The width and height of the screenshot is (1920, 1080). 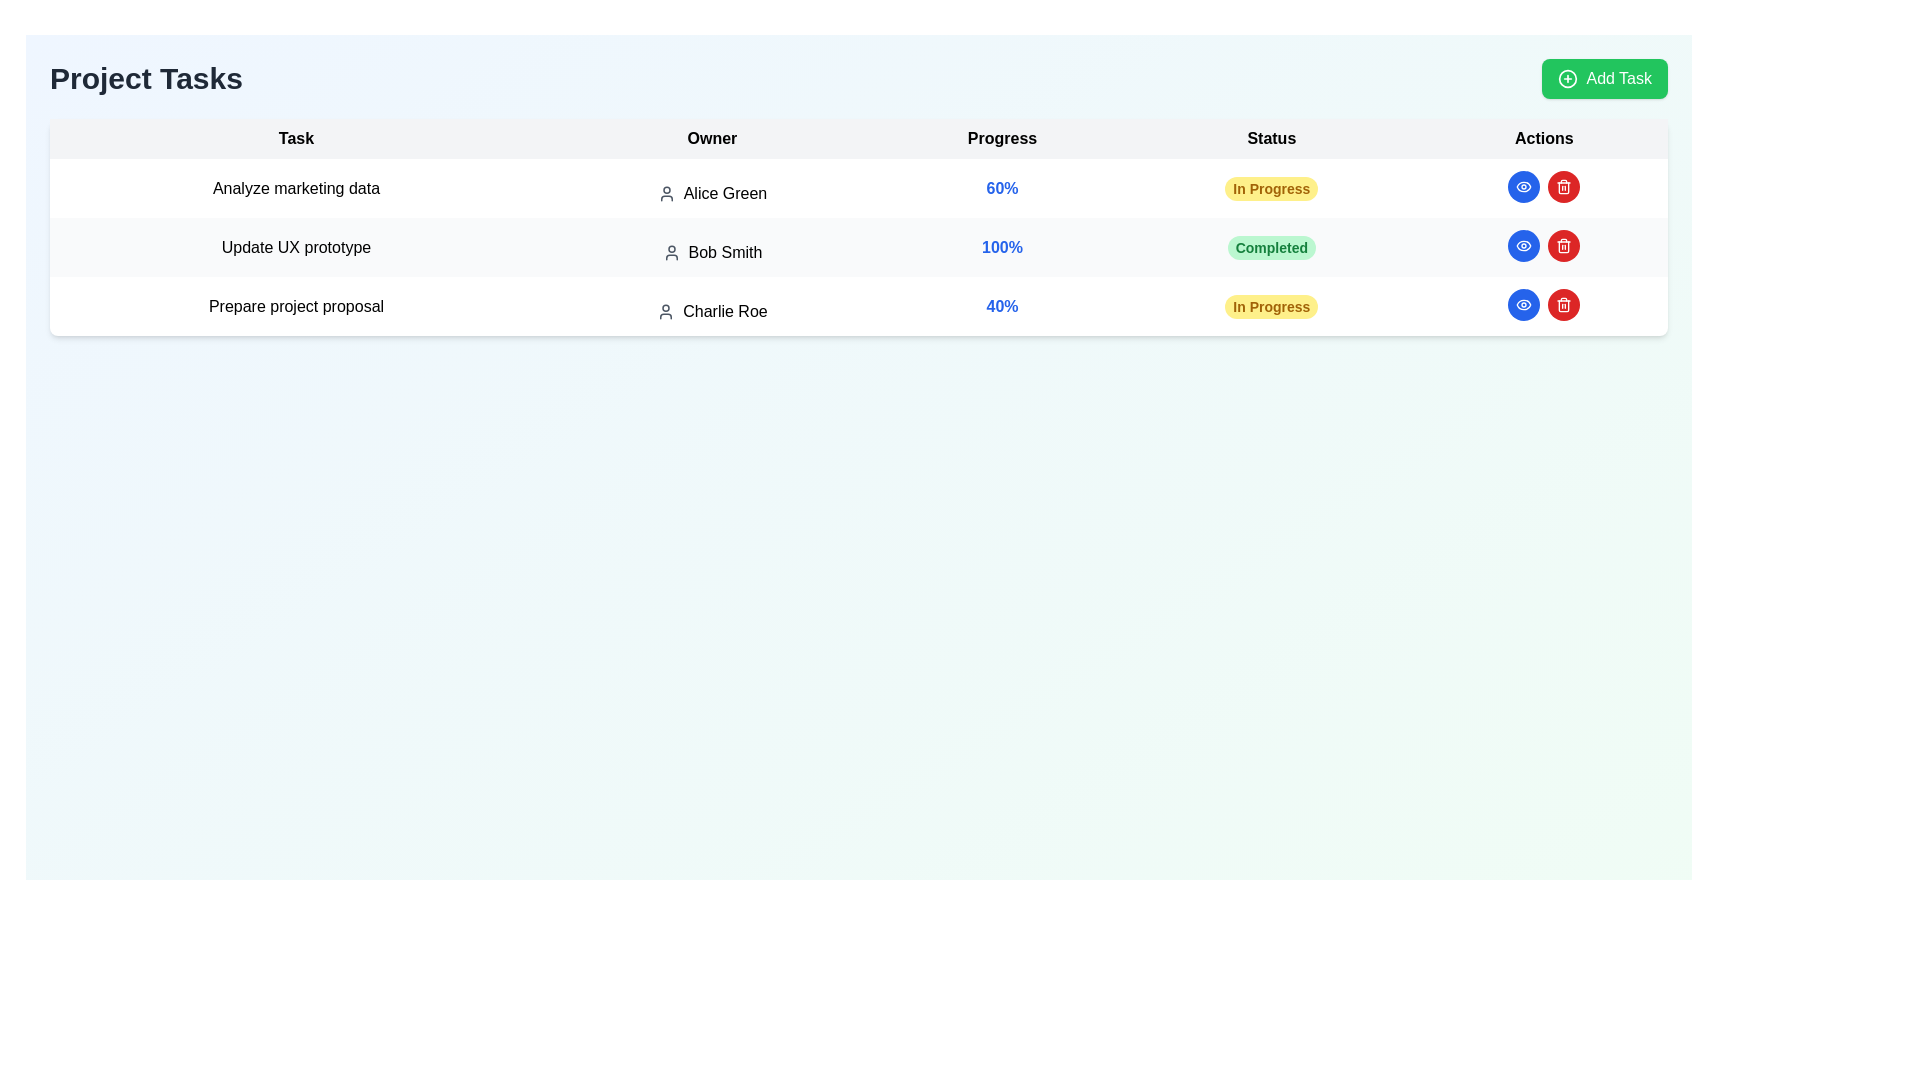 I want to click on the user icon with a minimalist, outlined design located in the 'Owner' column of the second row, positioned to the left of 'Bob Smith', so click(x=671, y=252).